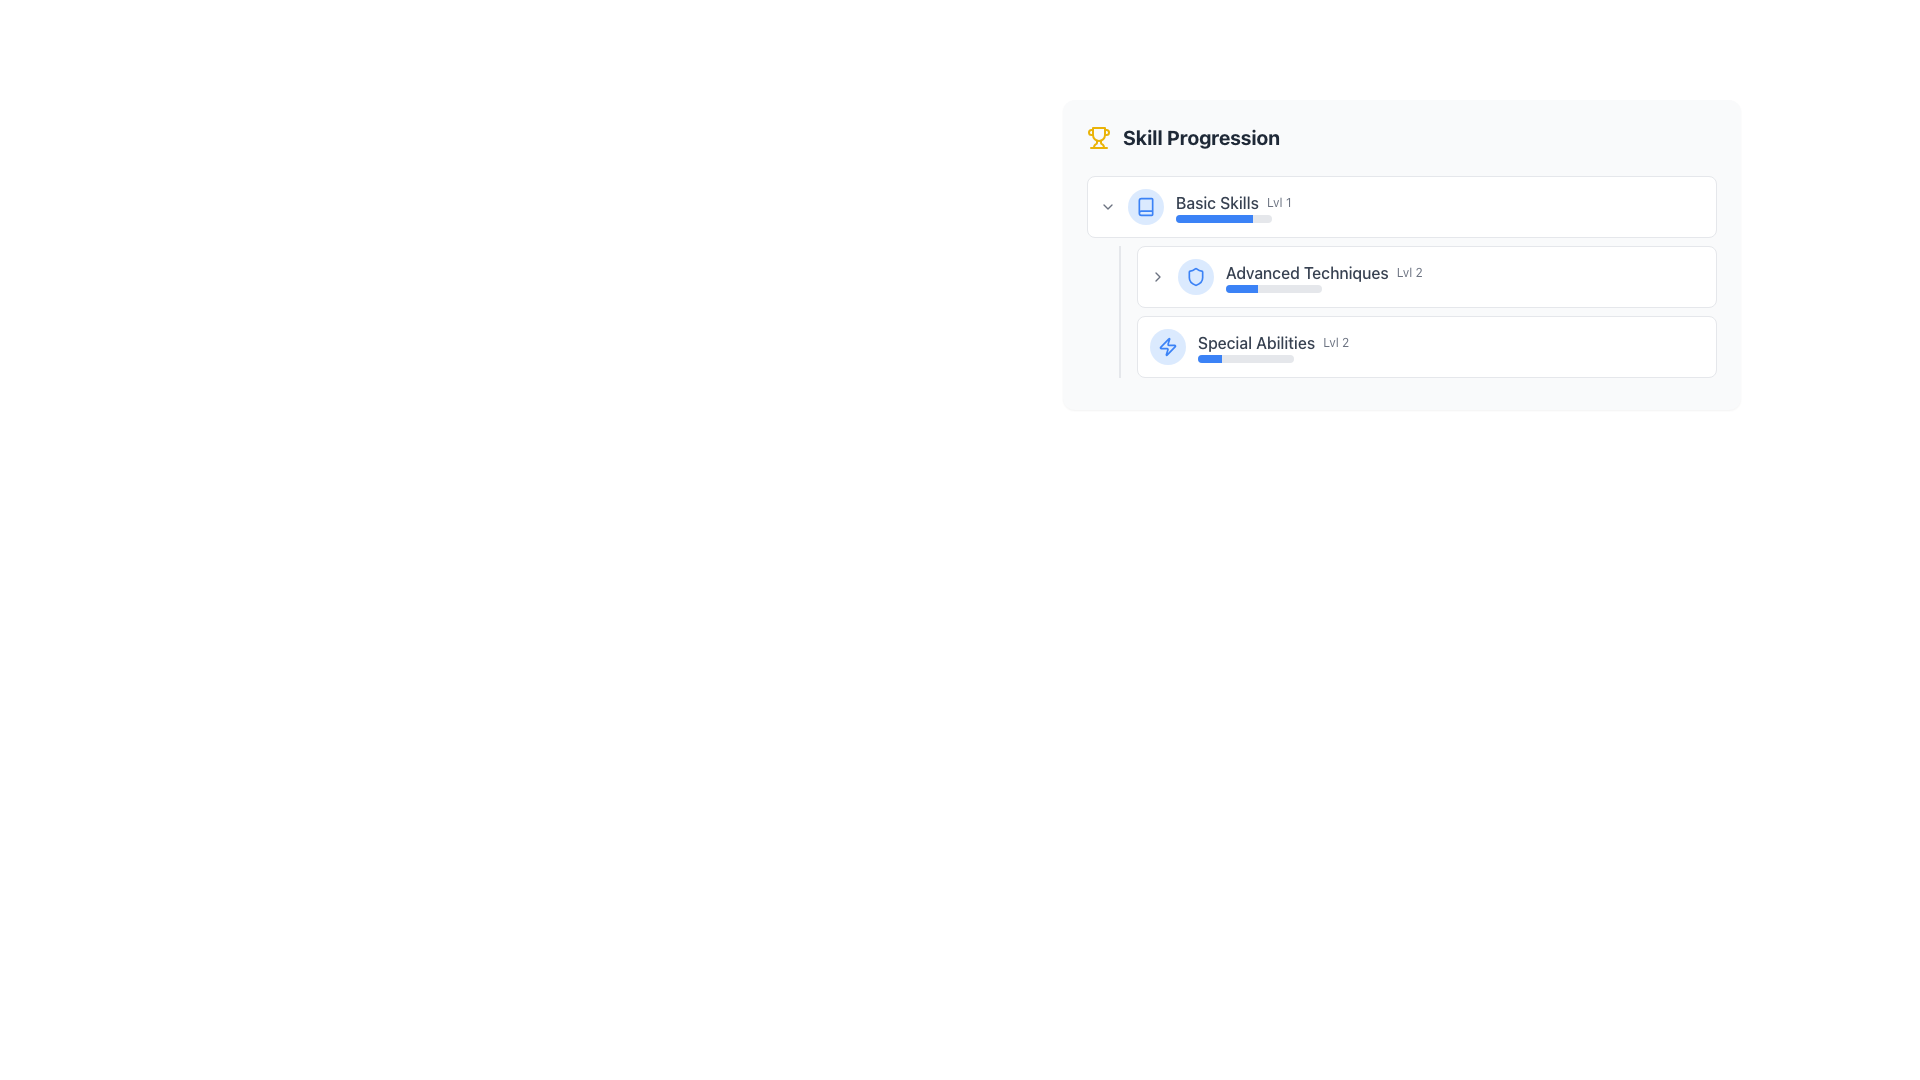 This screenshot has width=1920, height=1080. What do you see at coordinates (1107, 207) in the screenshot?
I see `the dropdown toggle button with a downward pointing gray arrow located in the top-right corner of the 'Basic Skills Lvl 1' card` at bounding box center [1107, 207].